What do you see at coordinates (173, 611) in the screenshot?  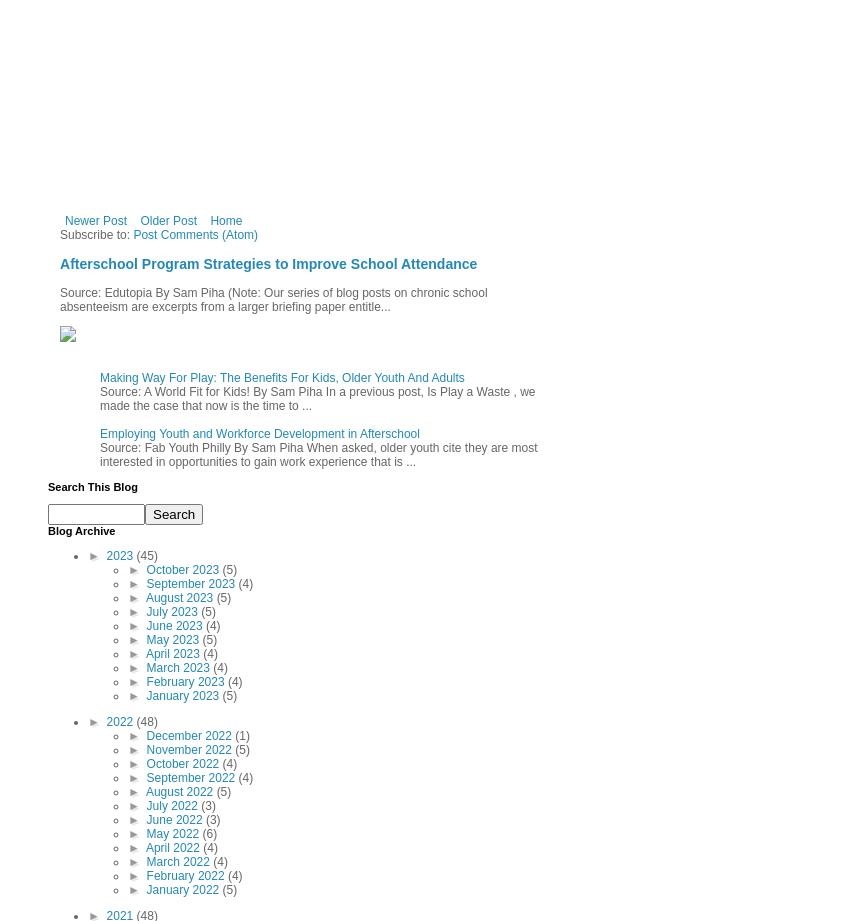 I see `'July 2023'` at bounding box center [173, 611].